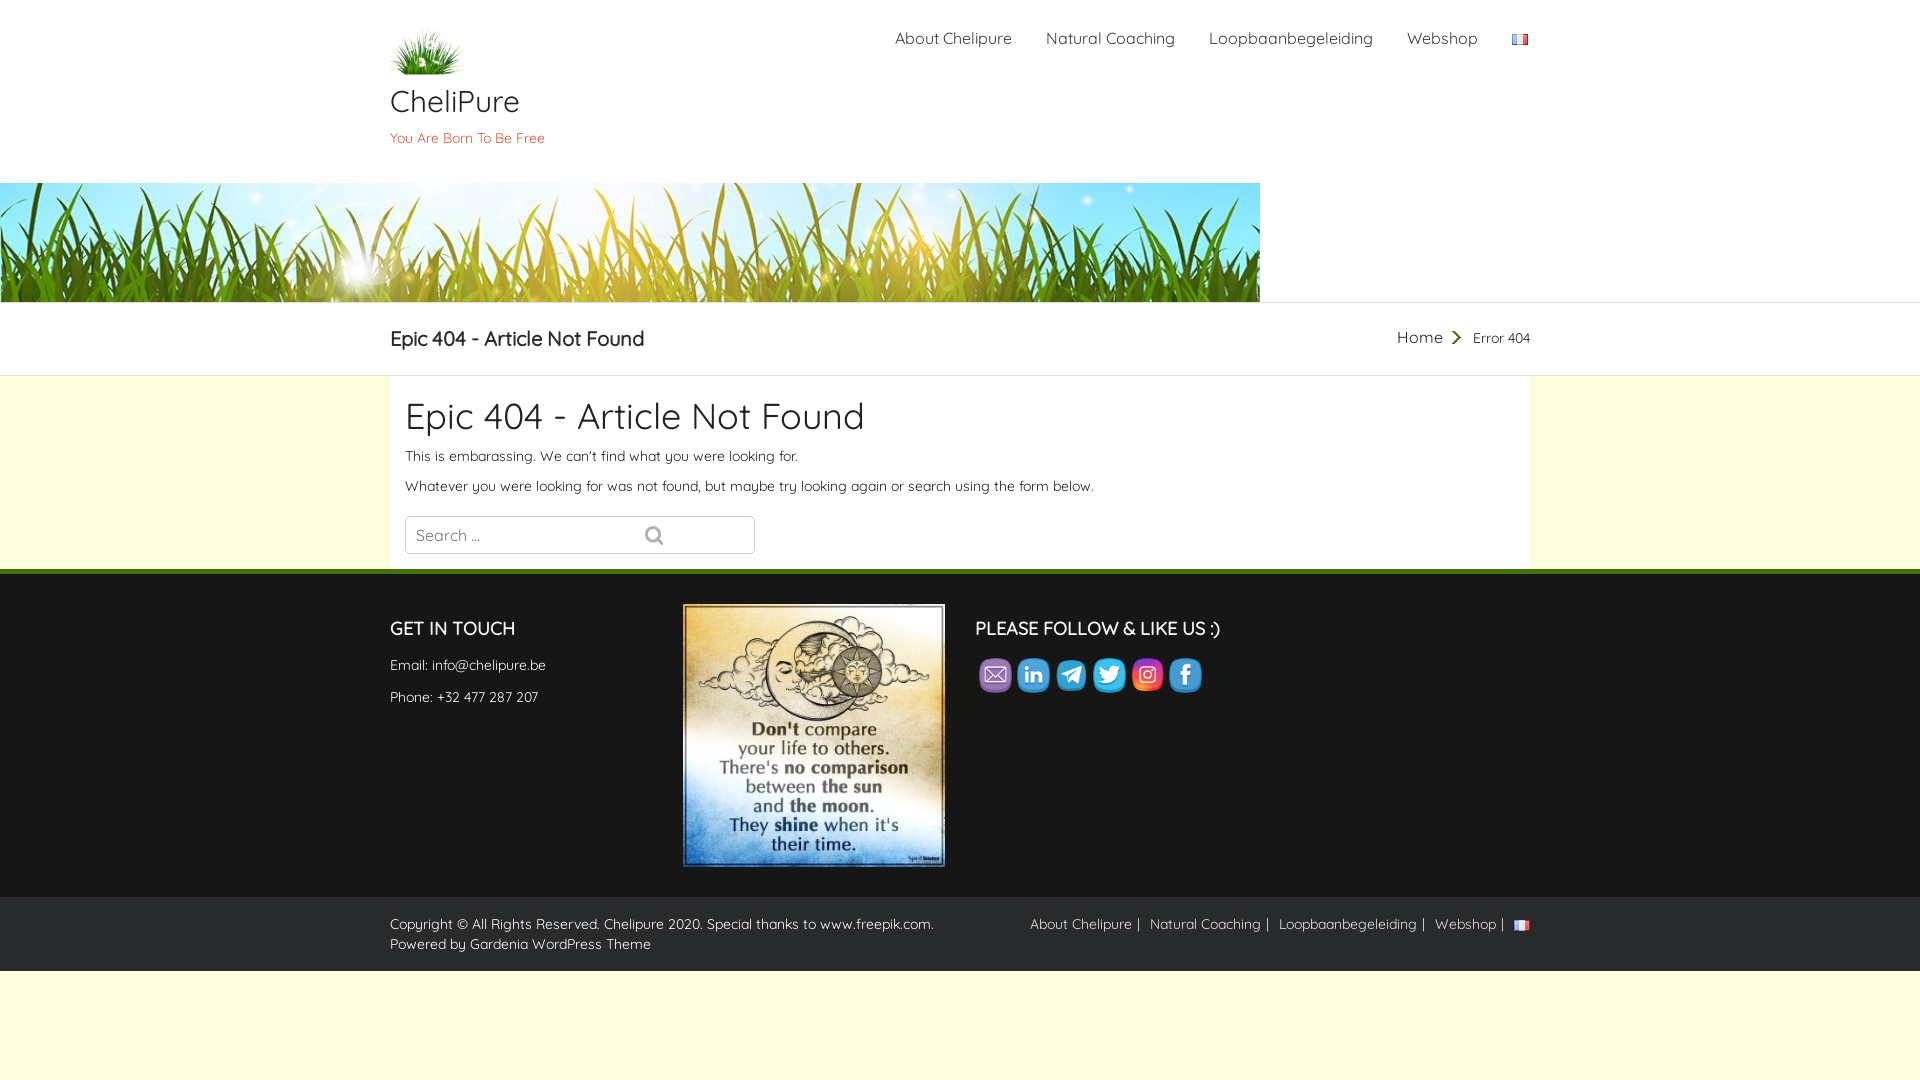 The image size is (1920, 1080). What do you see at coordinates (521, 101) in the screenshot?
I see `'CheliPure'` at bounding box center [521, 101].